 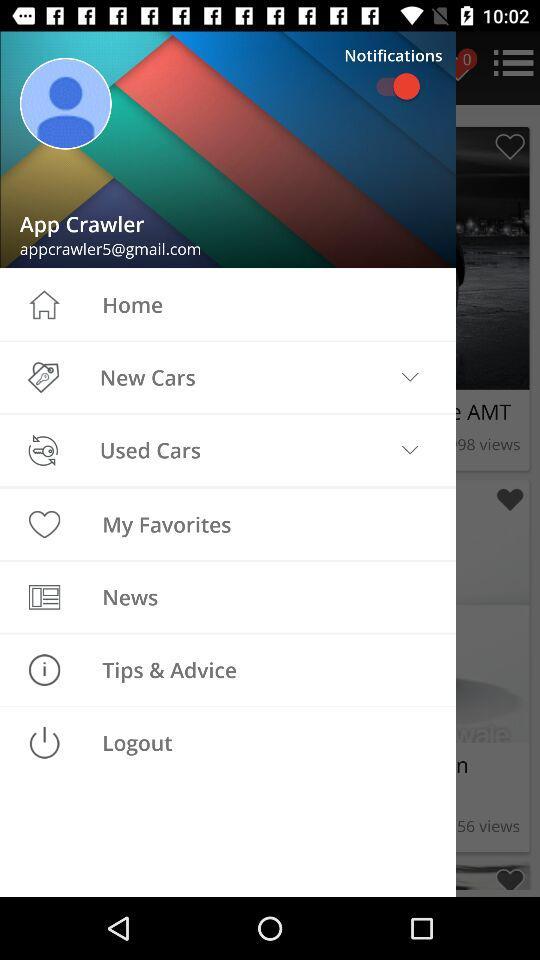 What do you see at coordinates (43, 450) in the screenshot?
I see `the icon beside used cars` at bounding box center [43, 450].